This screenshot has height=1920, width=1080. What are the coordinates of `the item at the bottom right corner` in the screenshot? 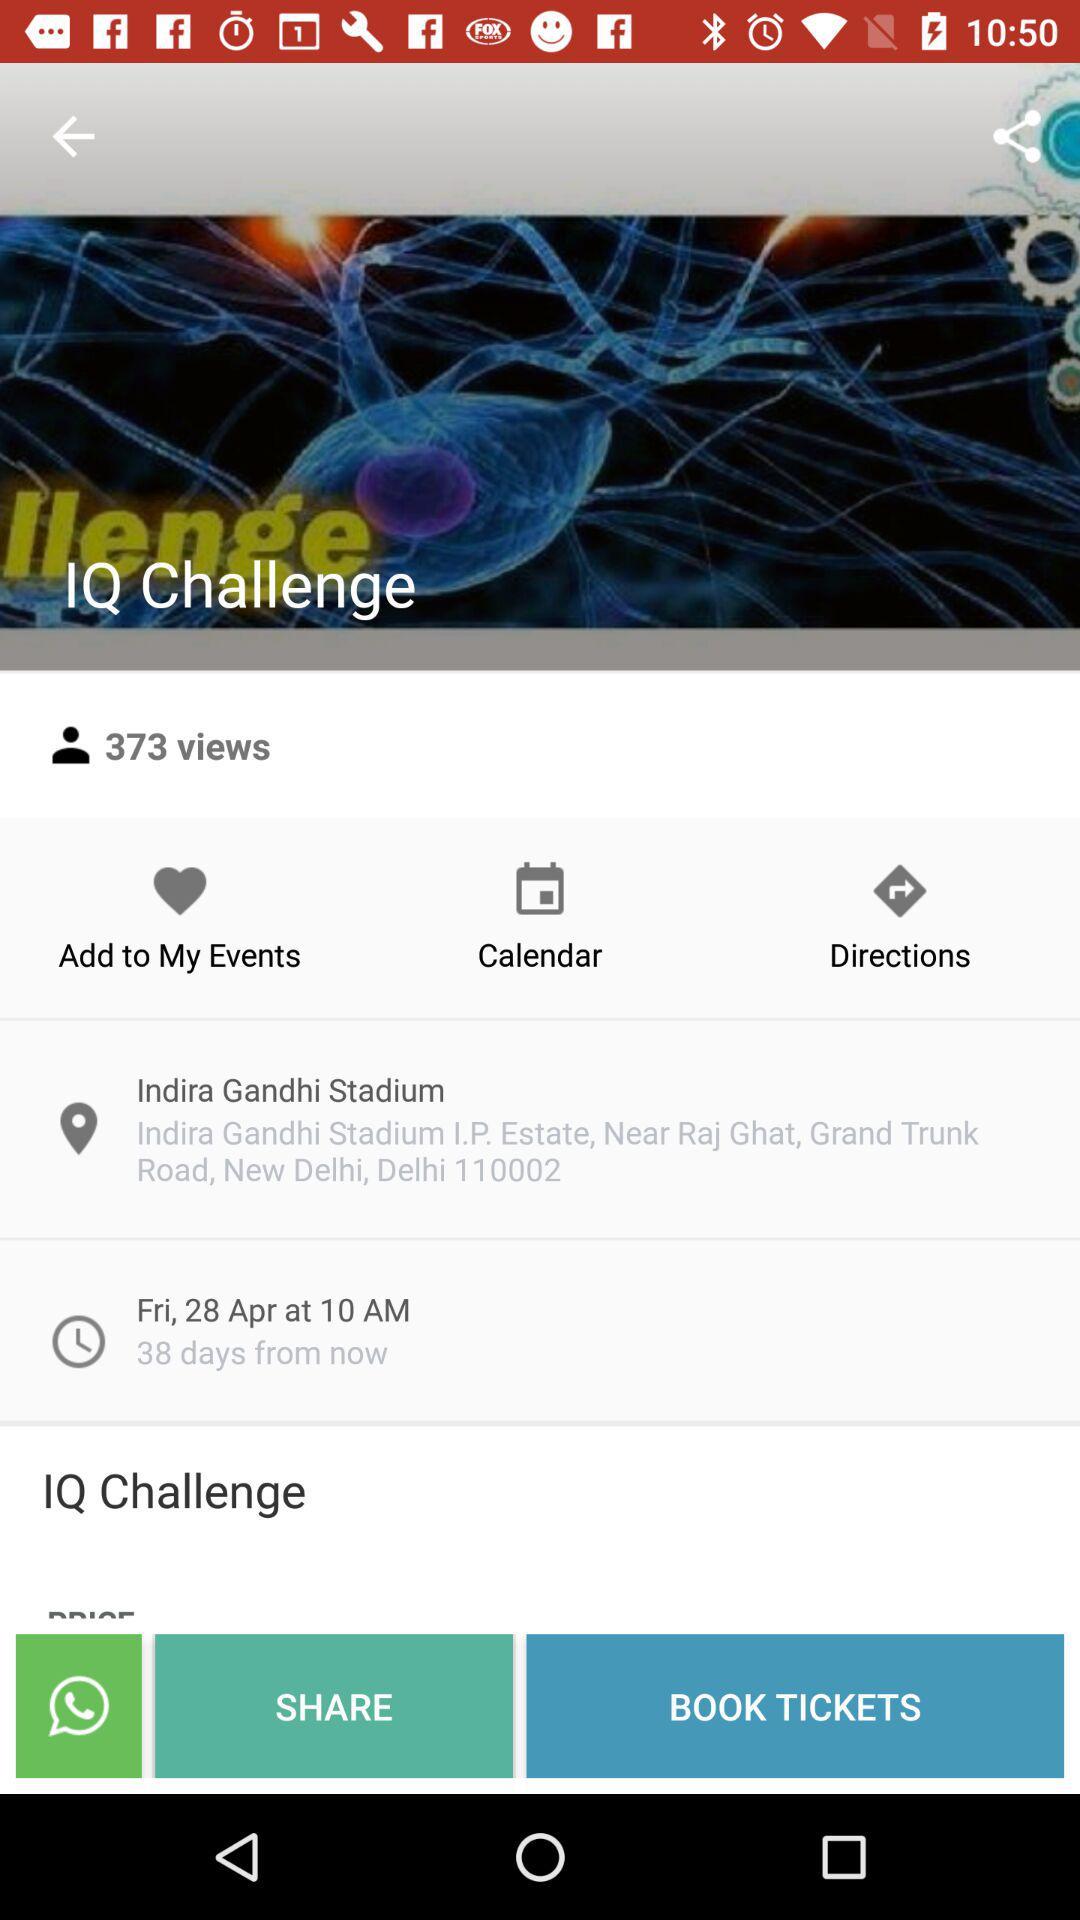 It's located at (794, 1705).